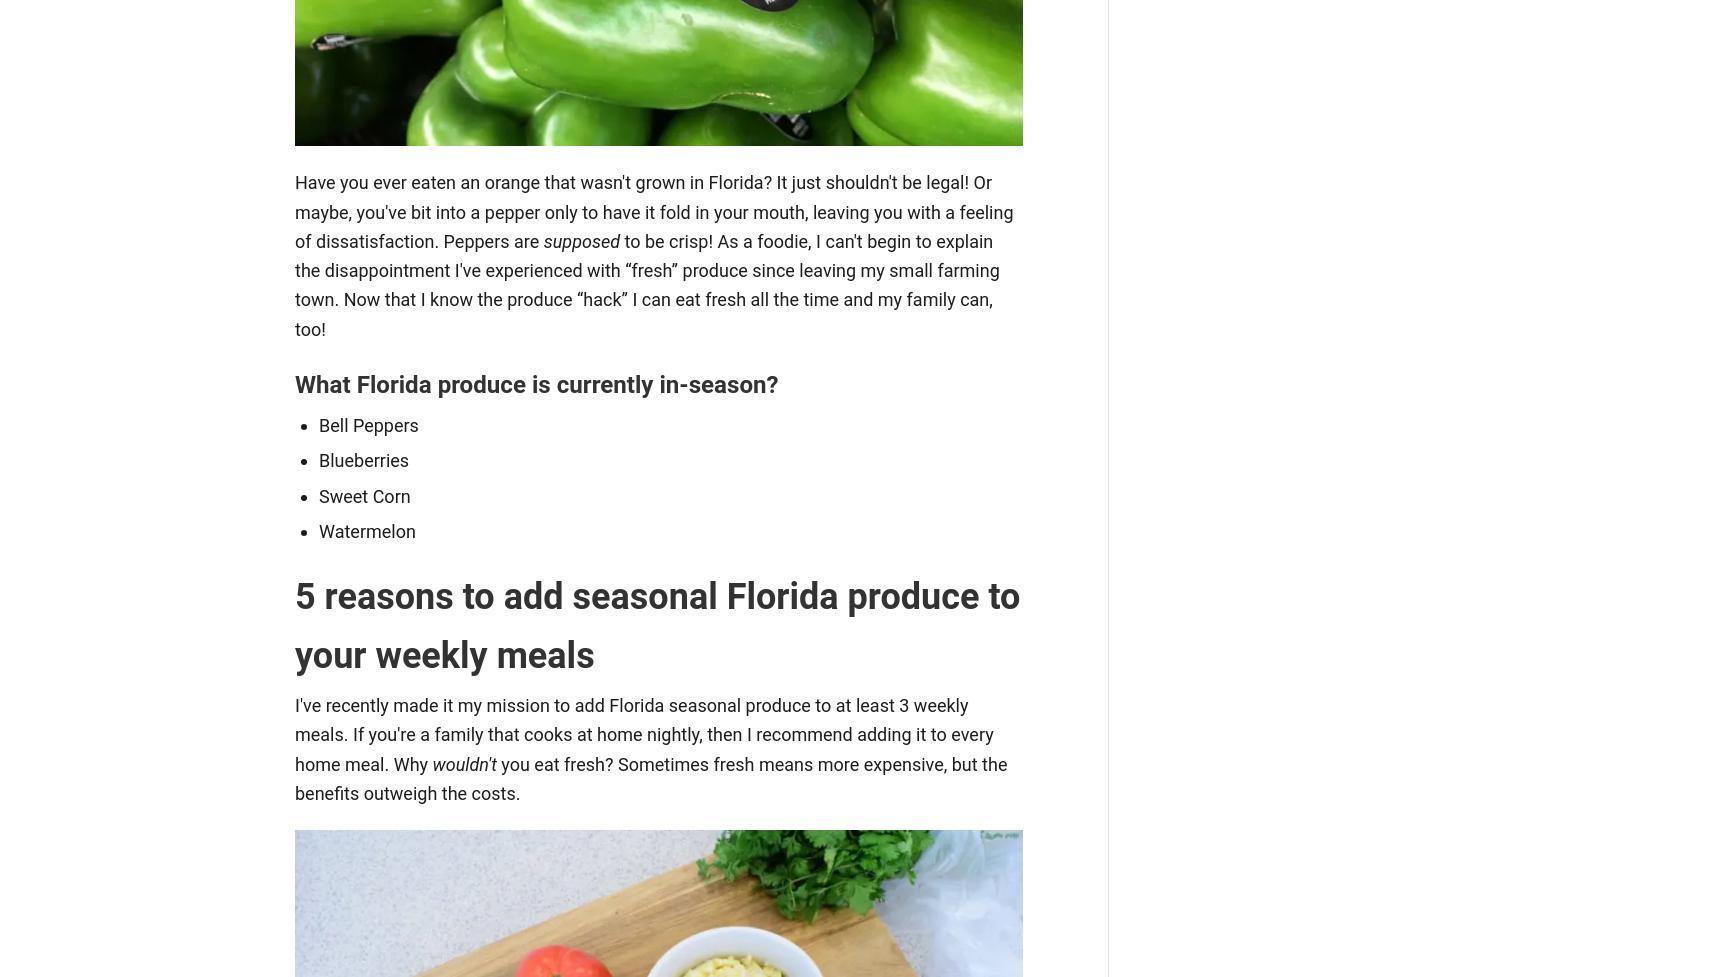  I want to click on 'to be crisp! As a foodie, I can't begin to explain the disappointment I've experienced with “fresh” produce since leaving my small farming town. Now that I know the produce “hack” I can eat fresh all the time and my family can, too!', so click(645, 283).